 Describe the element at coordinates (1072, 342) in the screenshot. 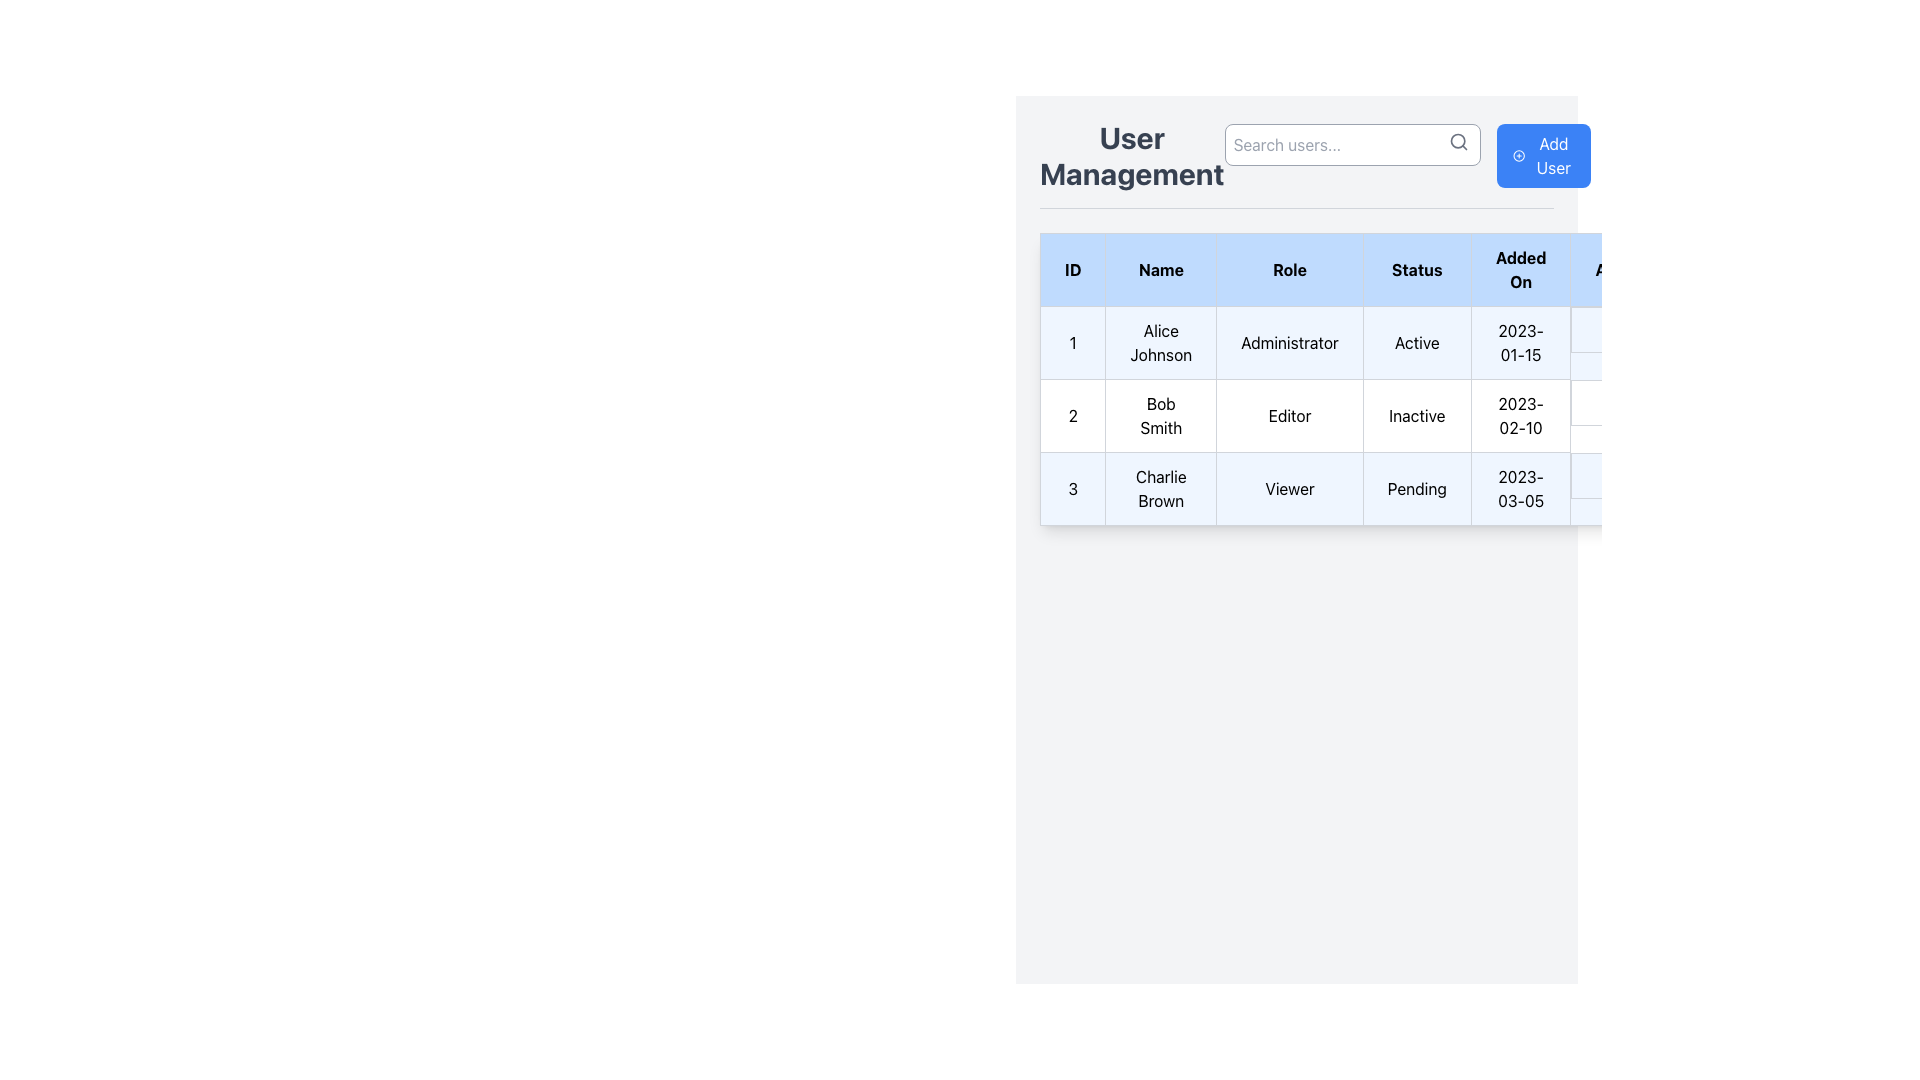

I see `the first cell of the 'ID' column in the user management table, which contains the text '1'` at that location.